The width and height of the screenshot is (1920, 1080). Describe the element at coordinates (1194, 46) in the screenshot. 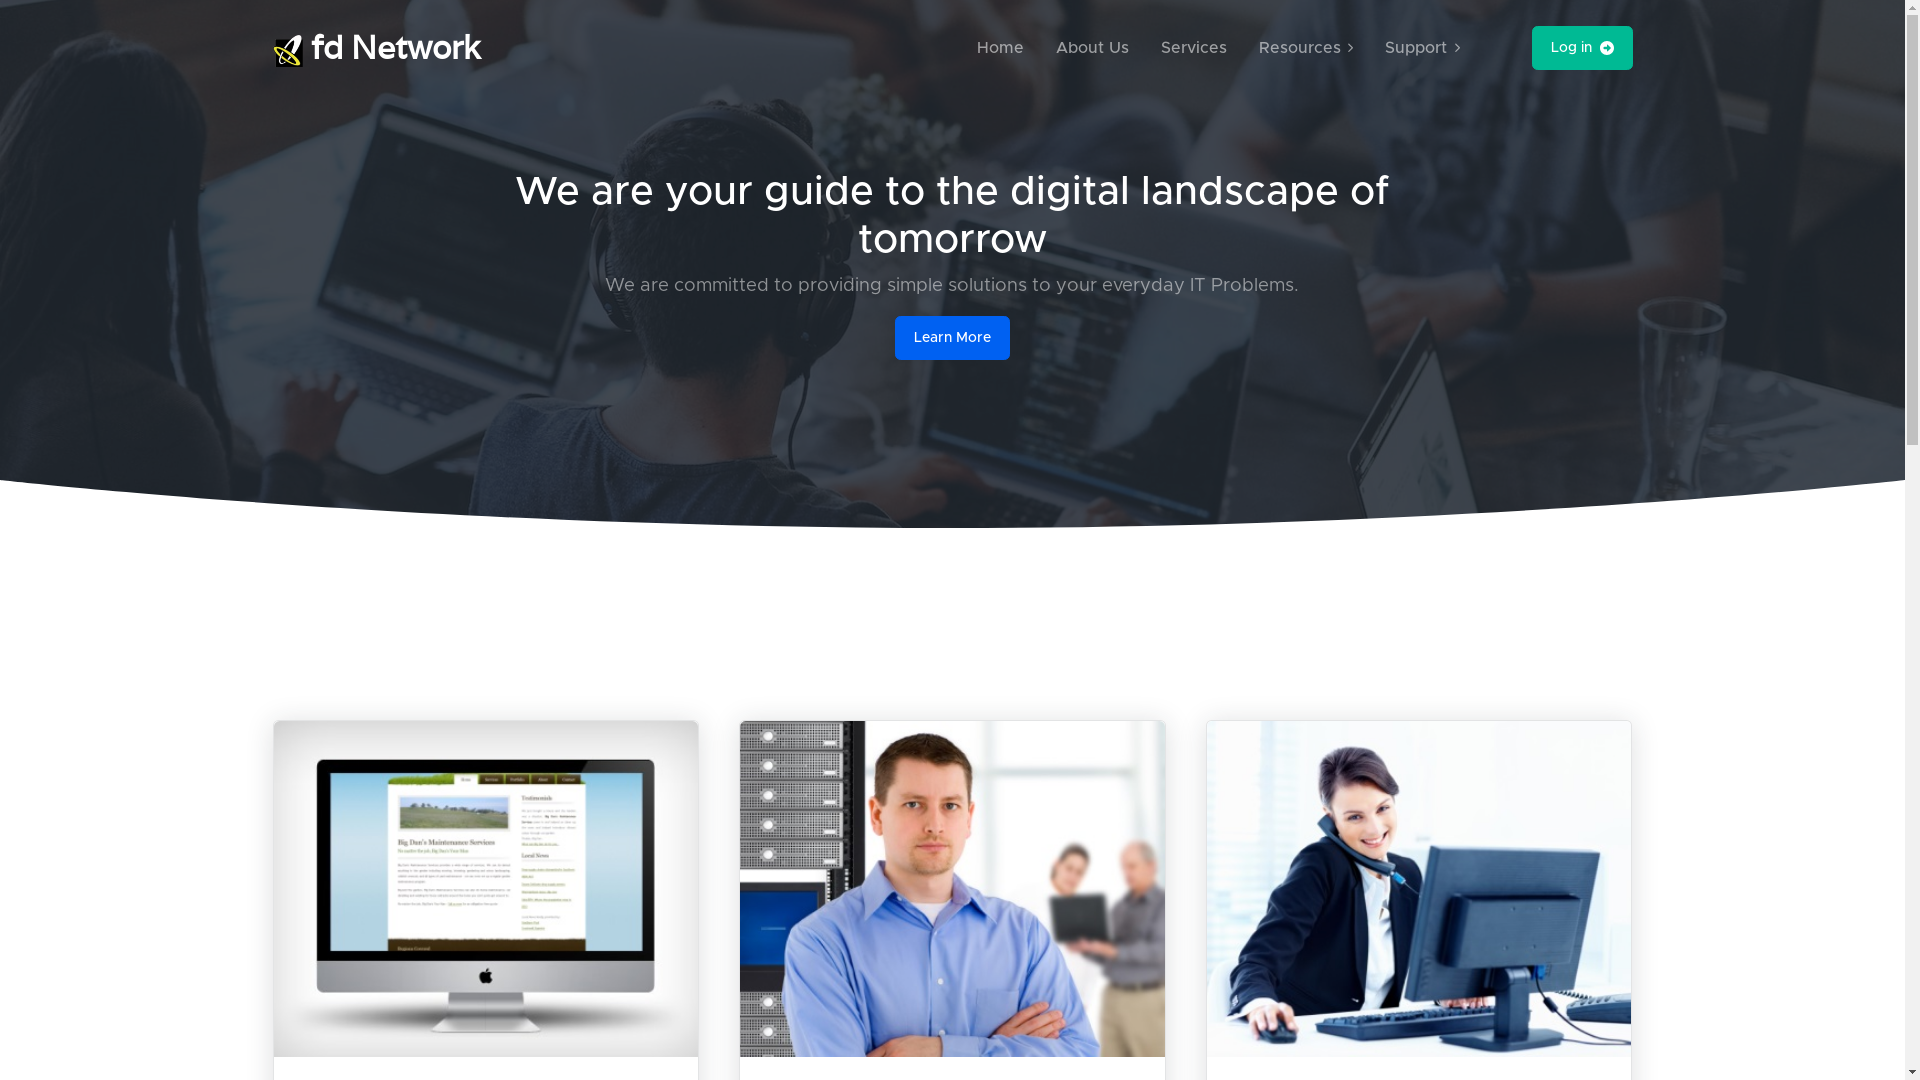

I see `'Services'` at that location.